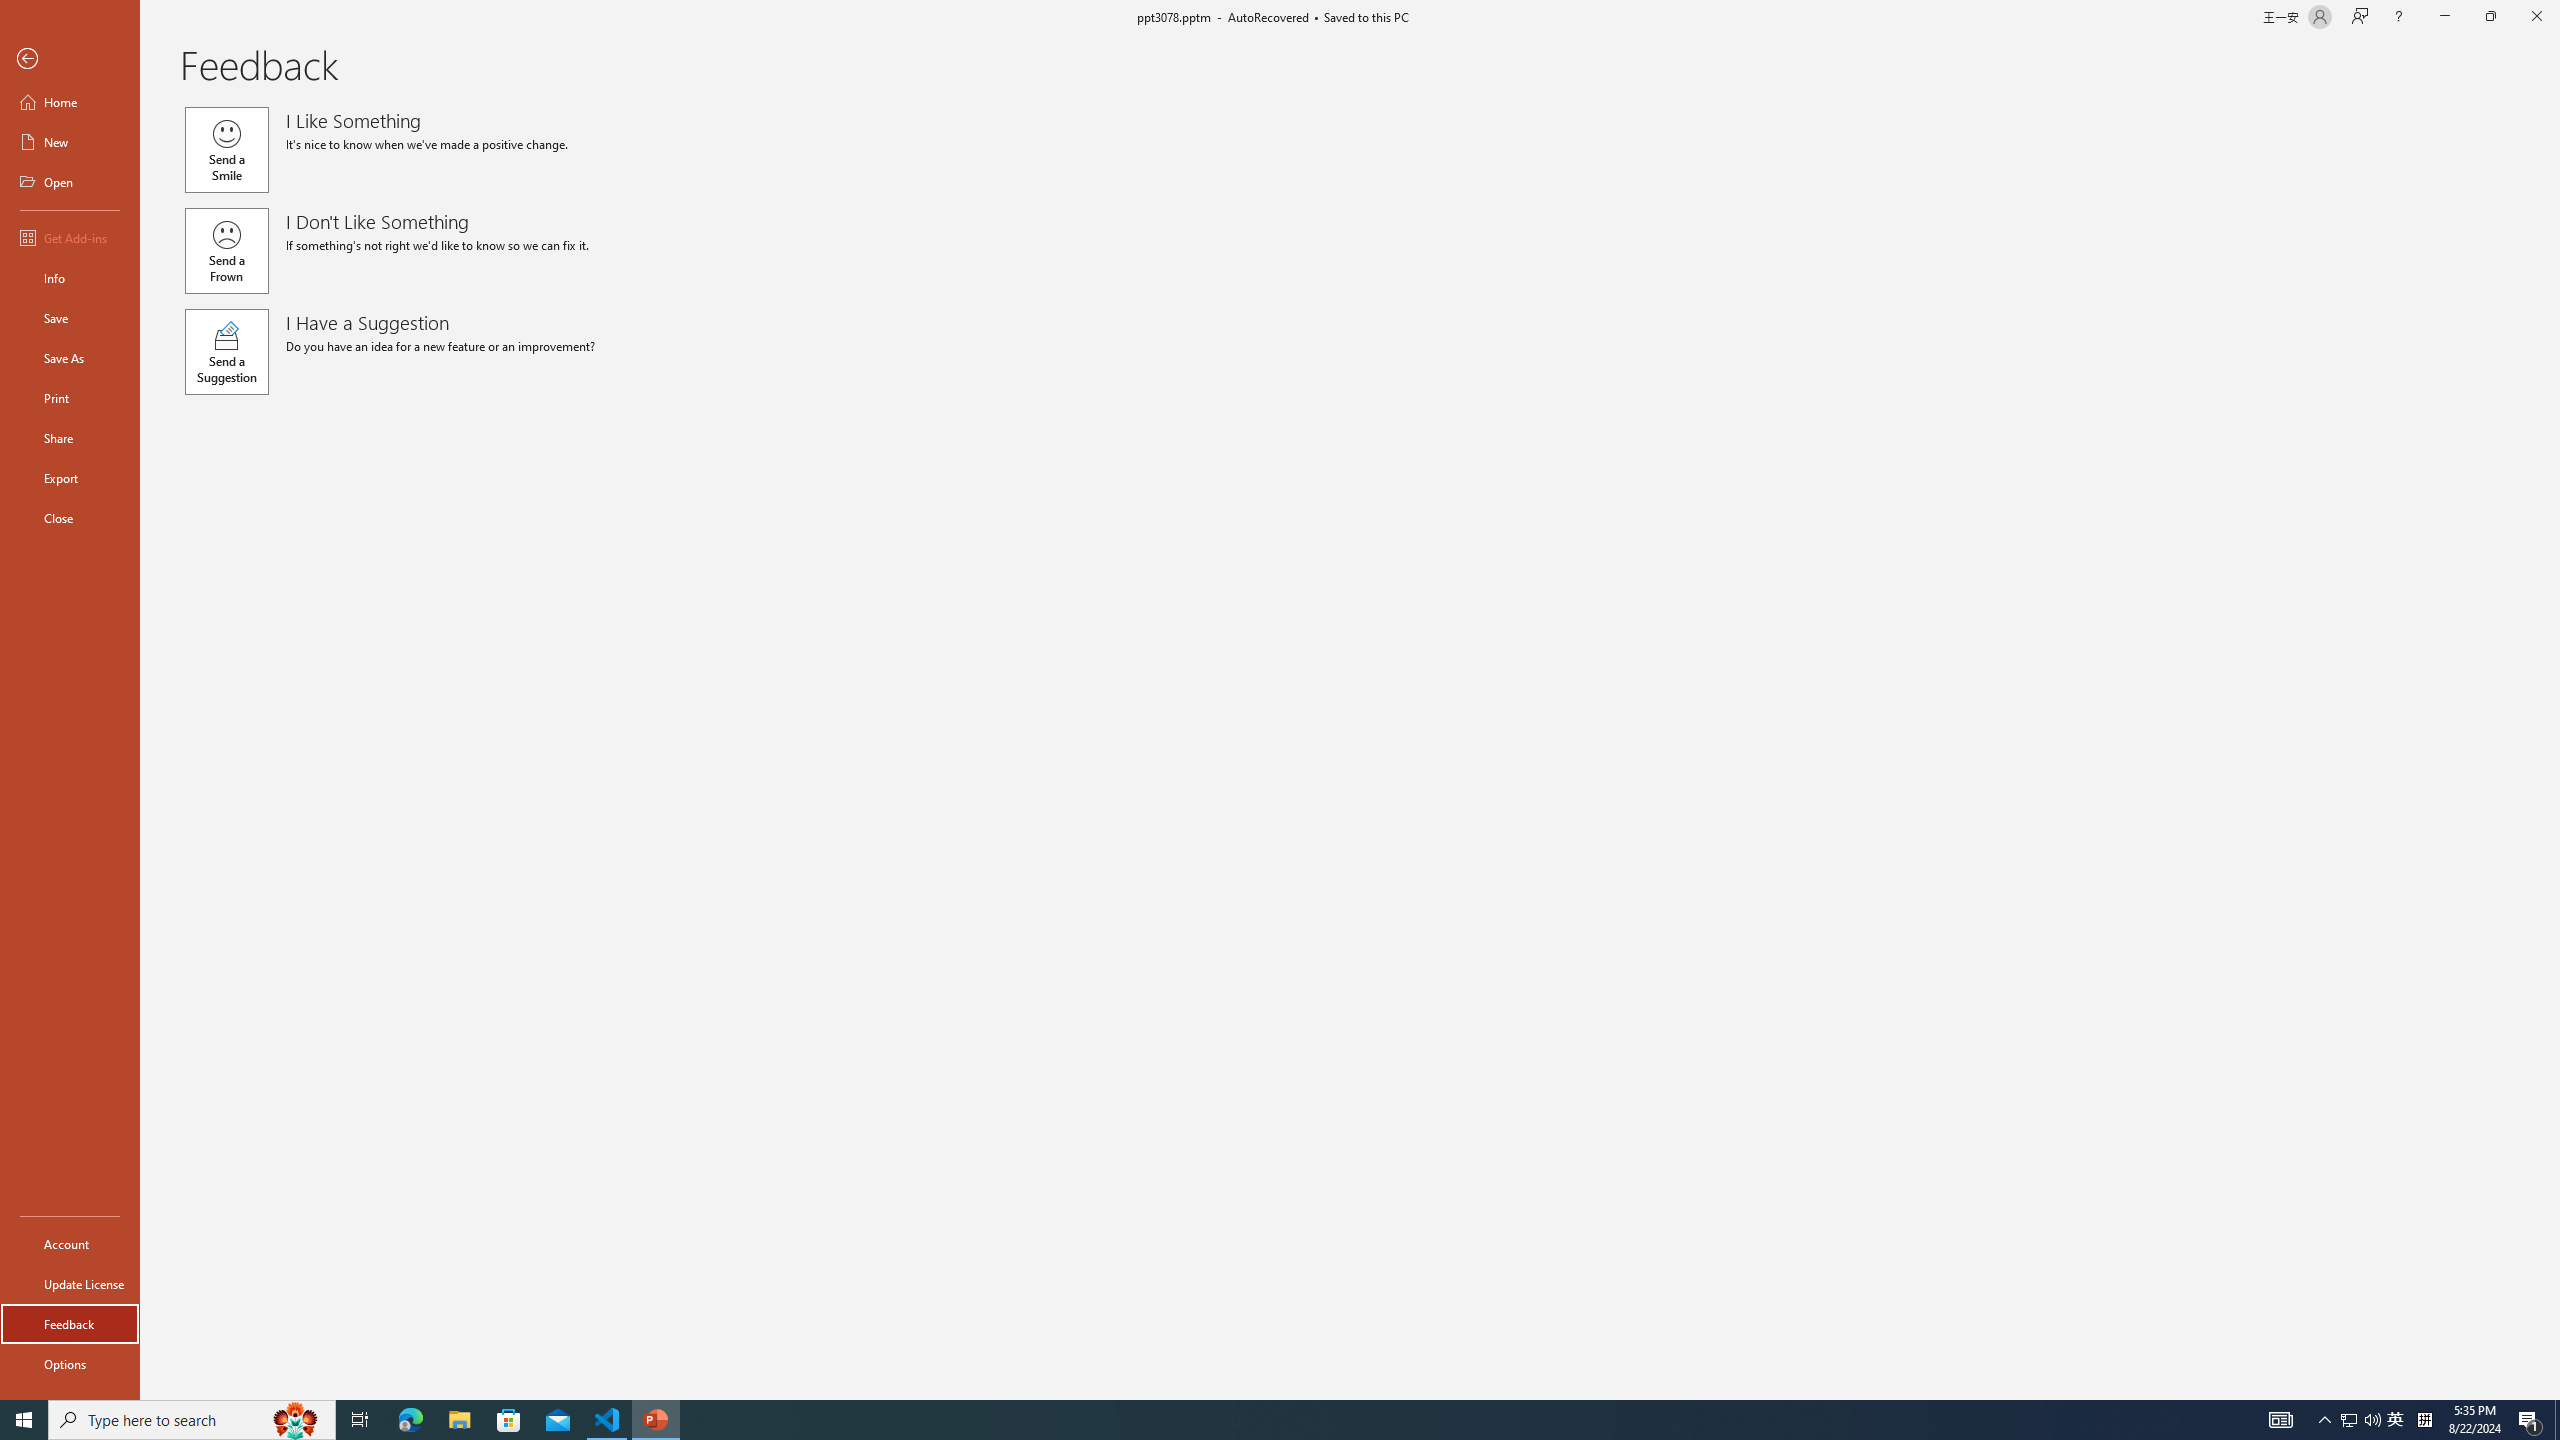  Describe the element at coordinates (69, 237) in the screenshot. I see `'Get Add-ins'` at that location.